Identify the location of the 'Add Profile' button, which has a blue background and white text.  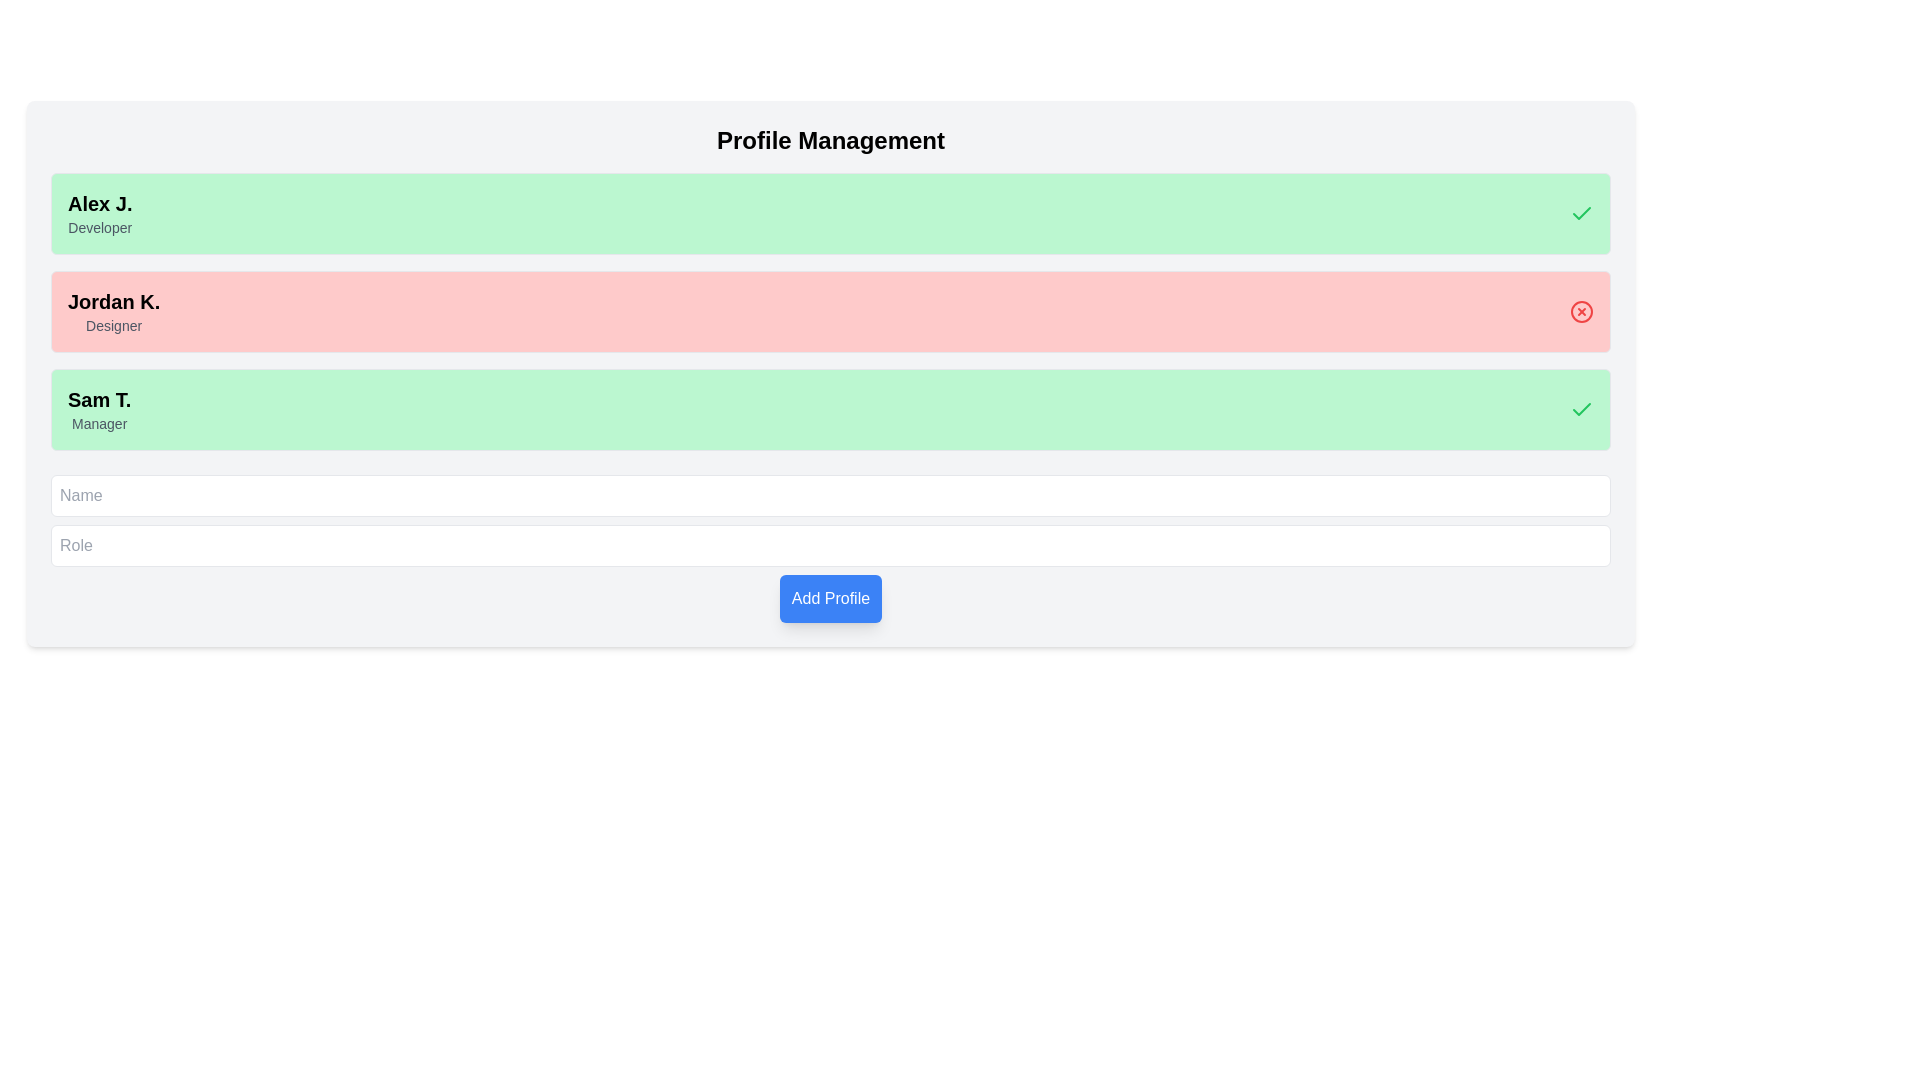
(830, 597).